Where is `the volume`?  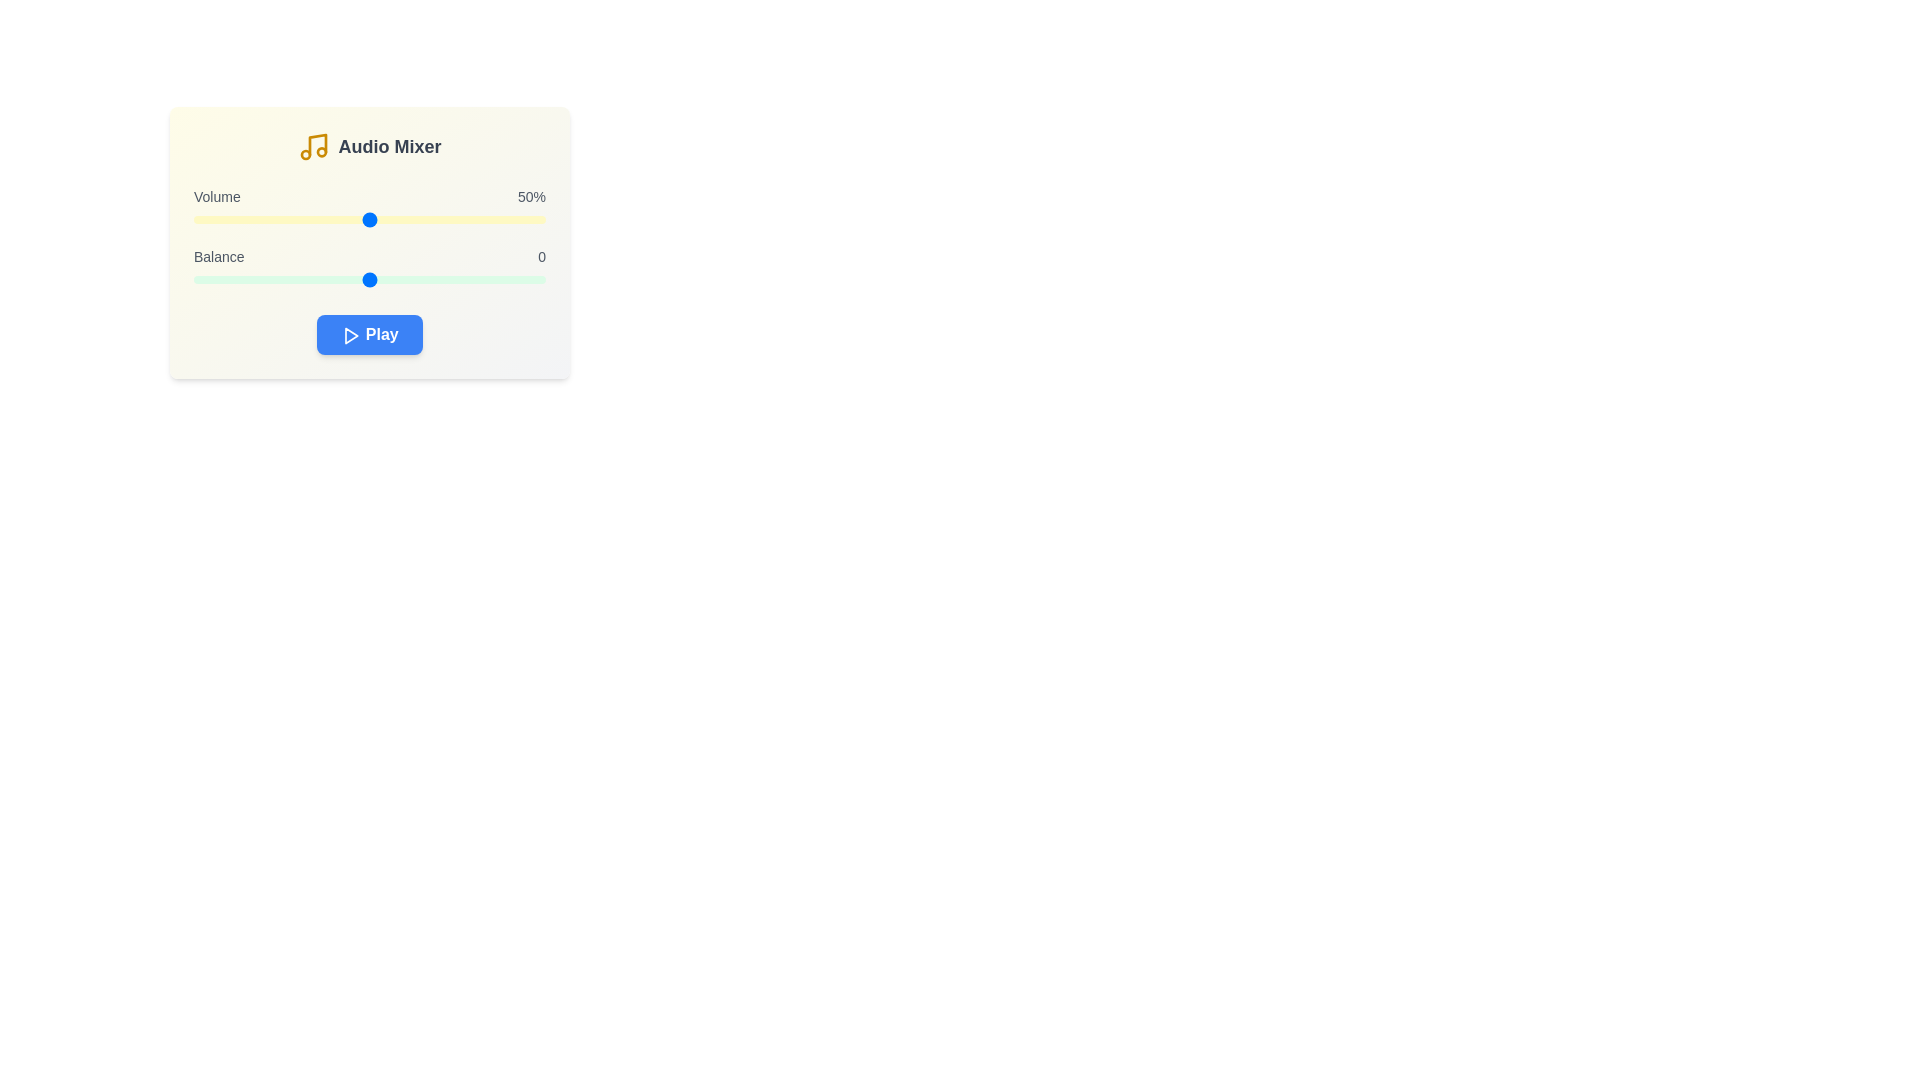
the volume is located at coordinates (398, 219).